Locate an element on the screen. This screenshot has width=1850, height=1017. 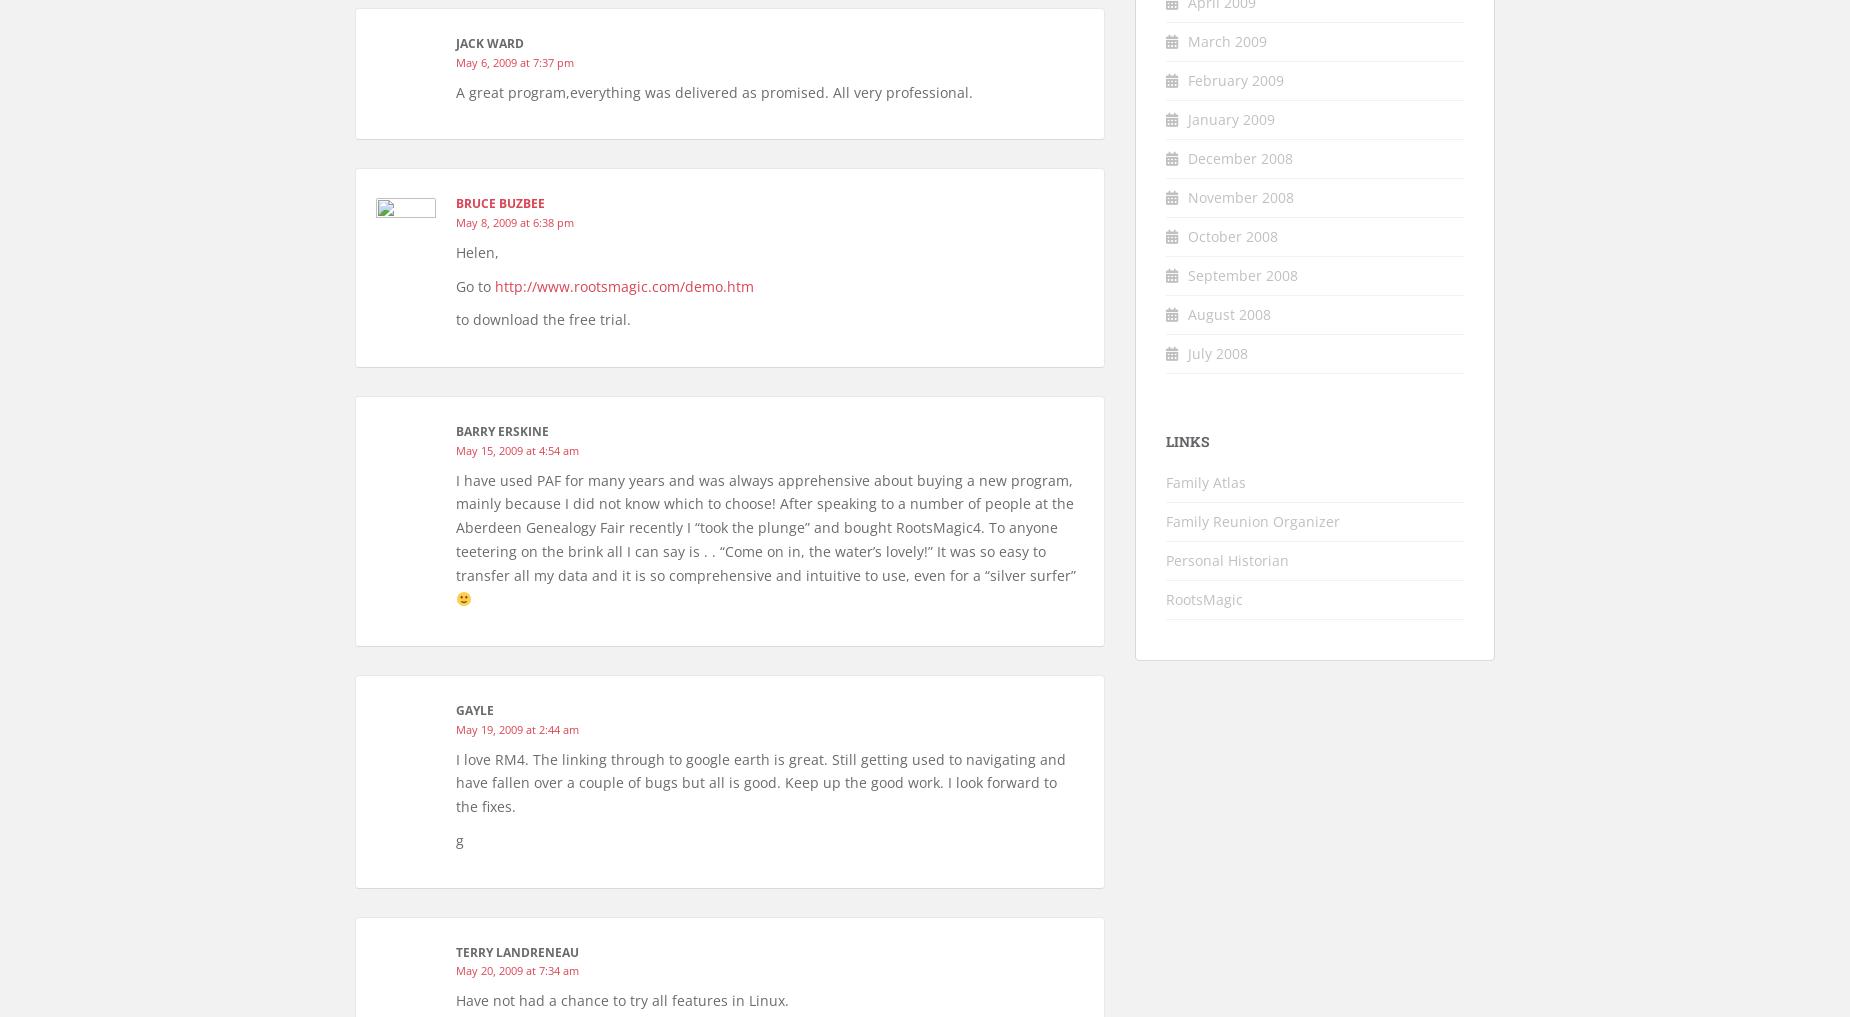
'October 2008' is located at coordinates (1187, 234).